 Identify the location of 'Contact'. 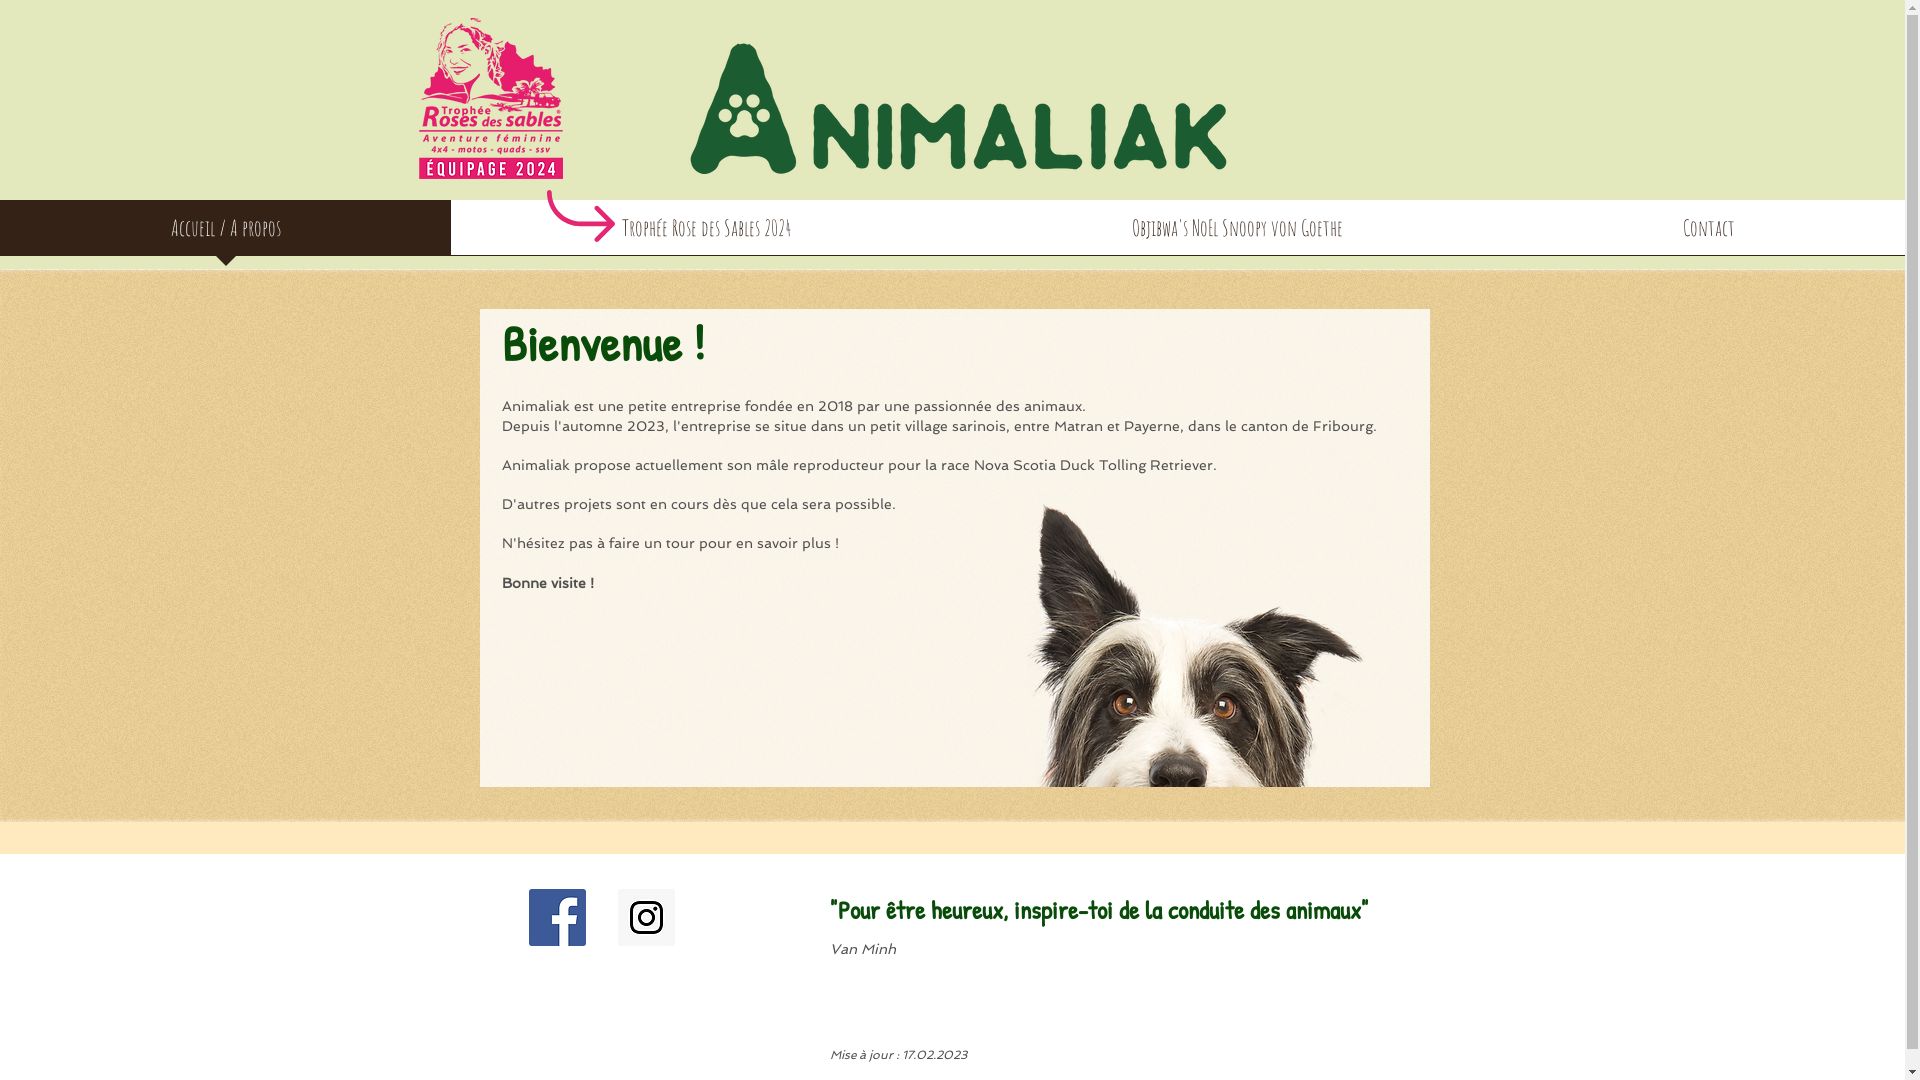
(1707, 233).